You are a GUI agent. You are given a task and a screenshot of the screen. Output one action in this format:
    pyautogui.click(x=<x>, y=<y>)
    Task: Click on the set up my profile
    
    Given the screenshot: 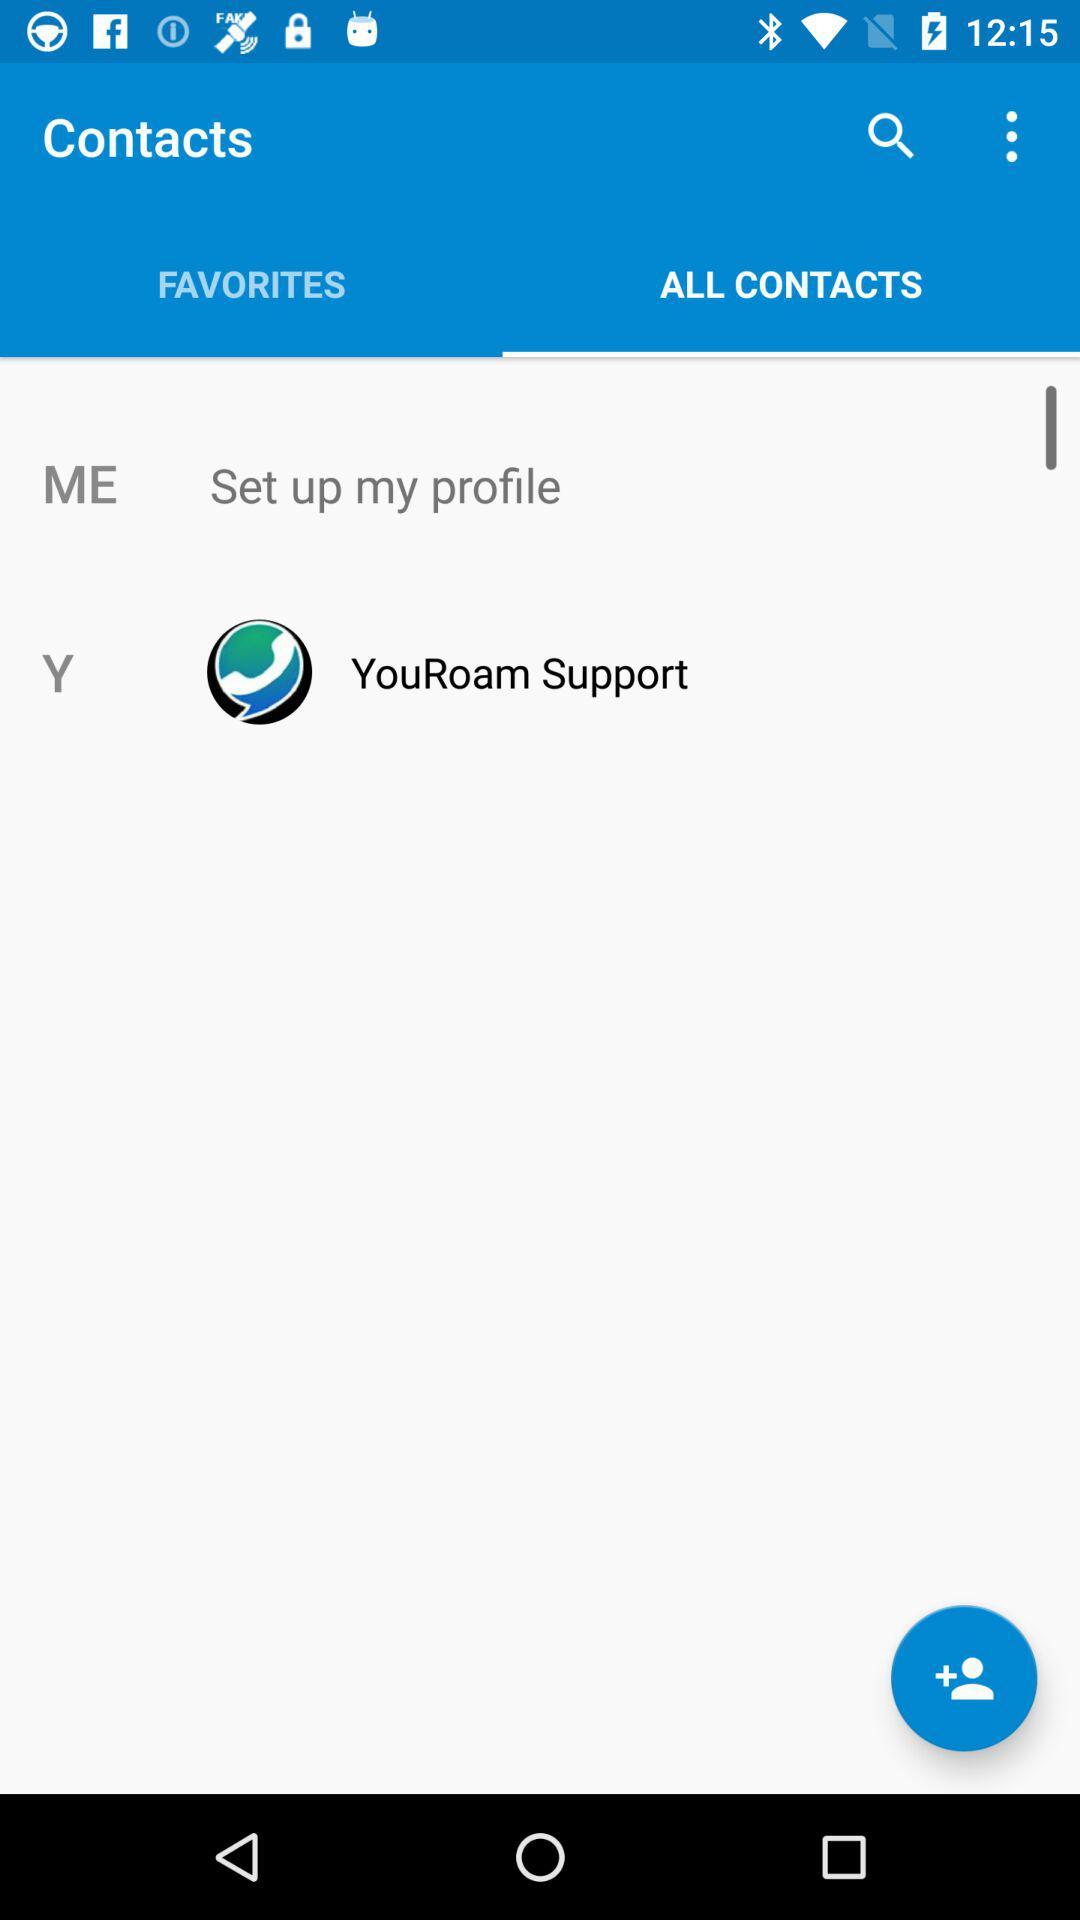 What is the action you would take?
    pyautogui.click(x=582, y=484)
    